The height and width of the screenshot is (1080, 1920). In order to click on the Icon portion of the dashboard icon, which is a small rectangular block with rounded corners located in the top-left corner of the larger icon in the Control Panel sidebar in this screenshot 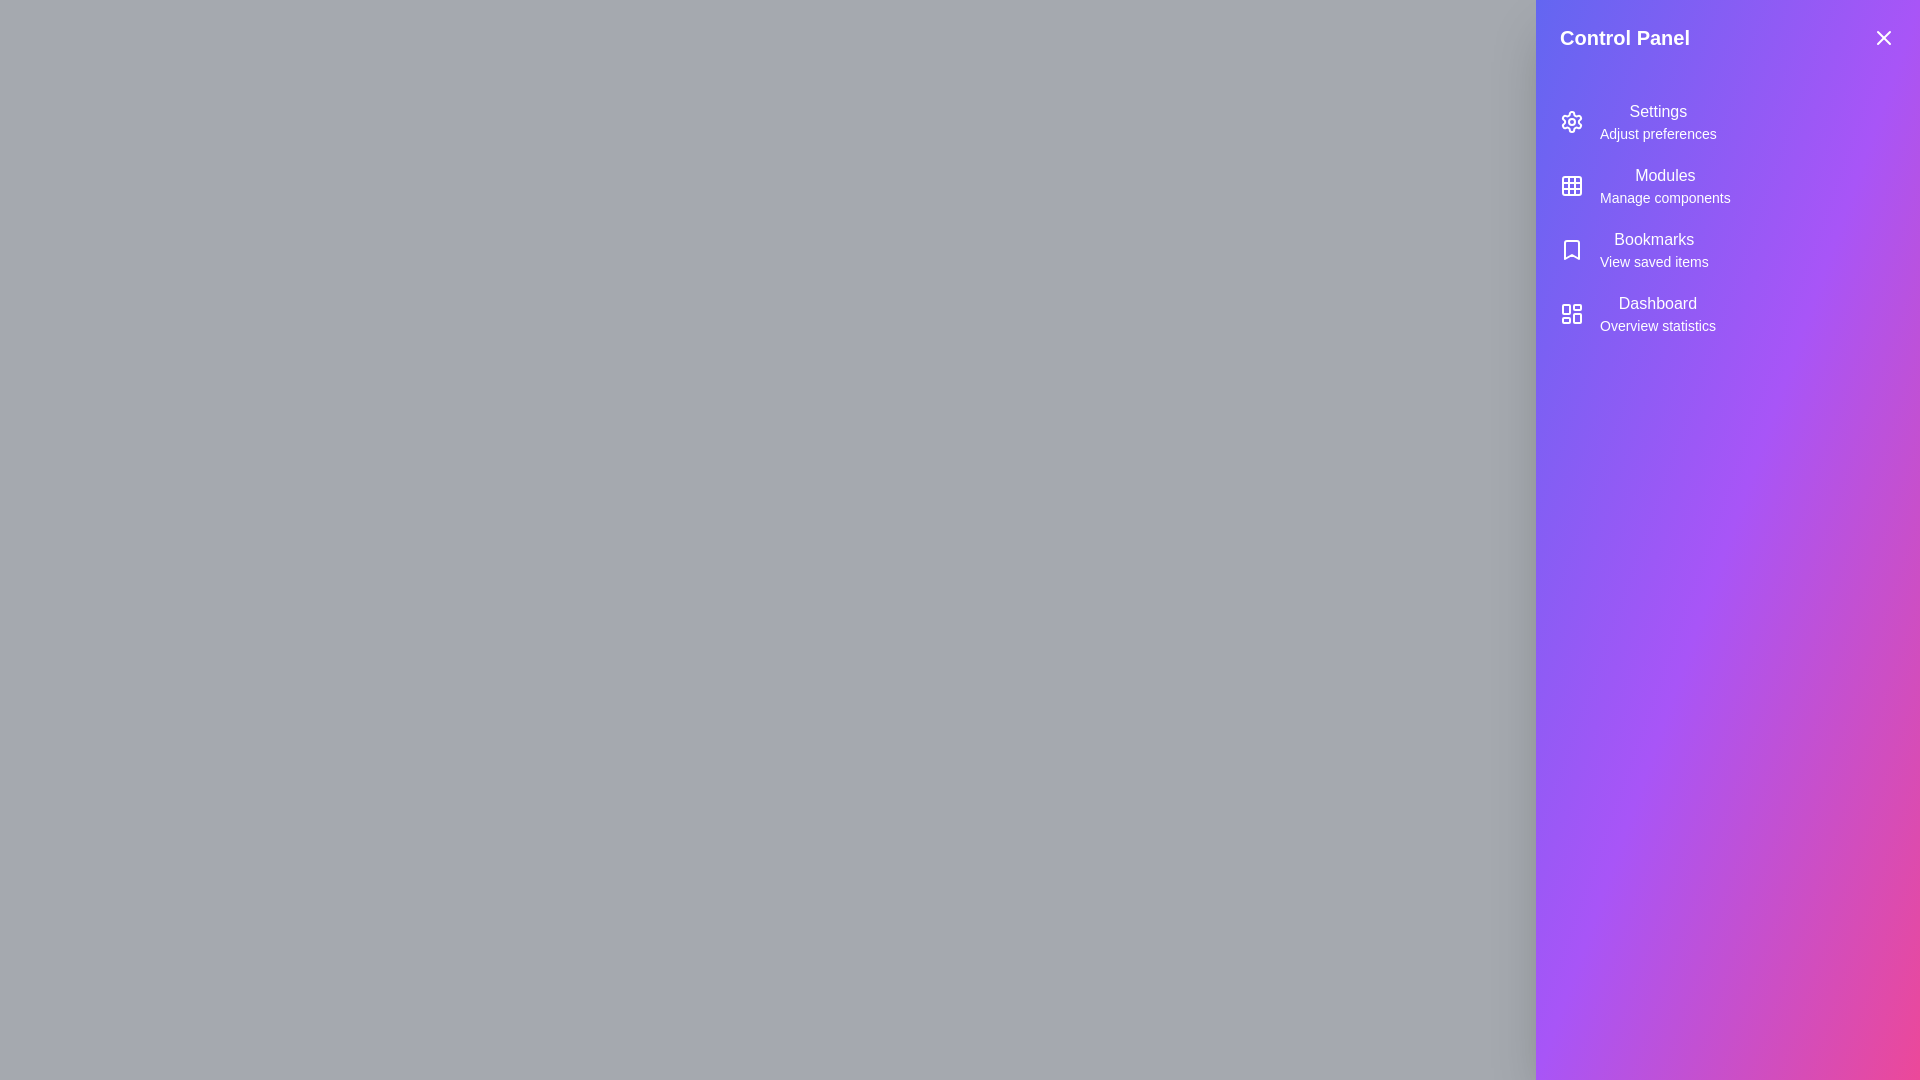, I will do `click(1565, 309)`.